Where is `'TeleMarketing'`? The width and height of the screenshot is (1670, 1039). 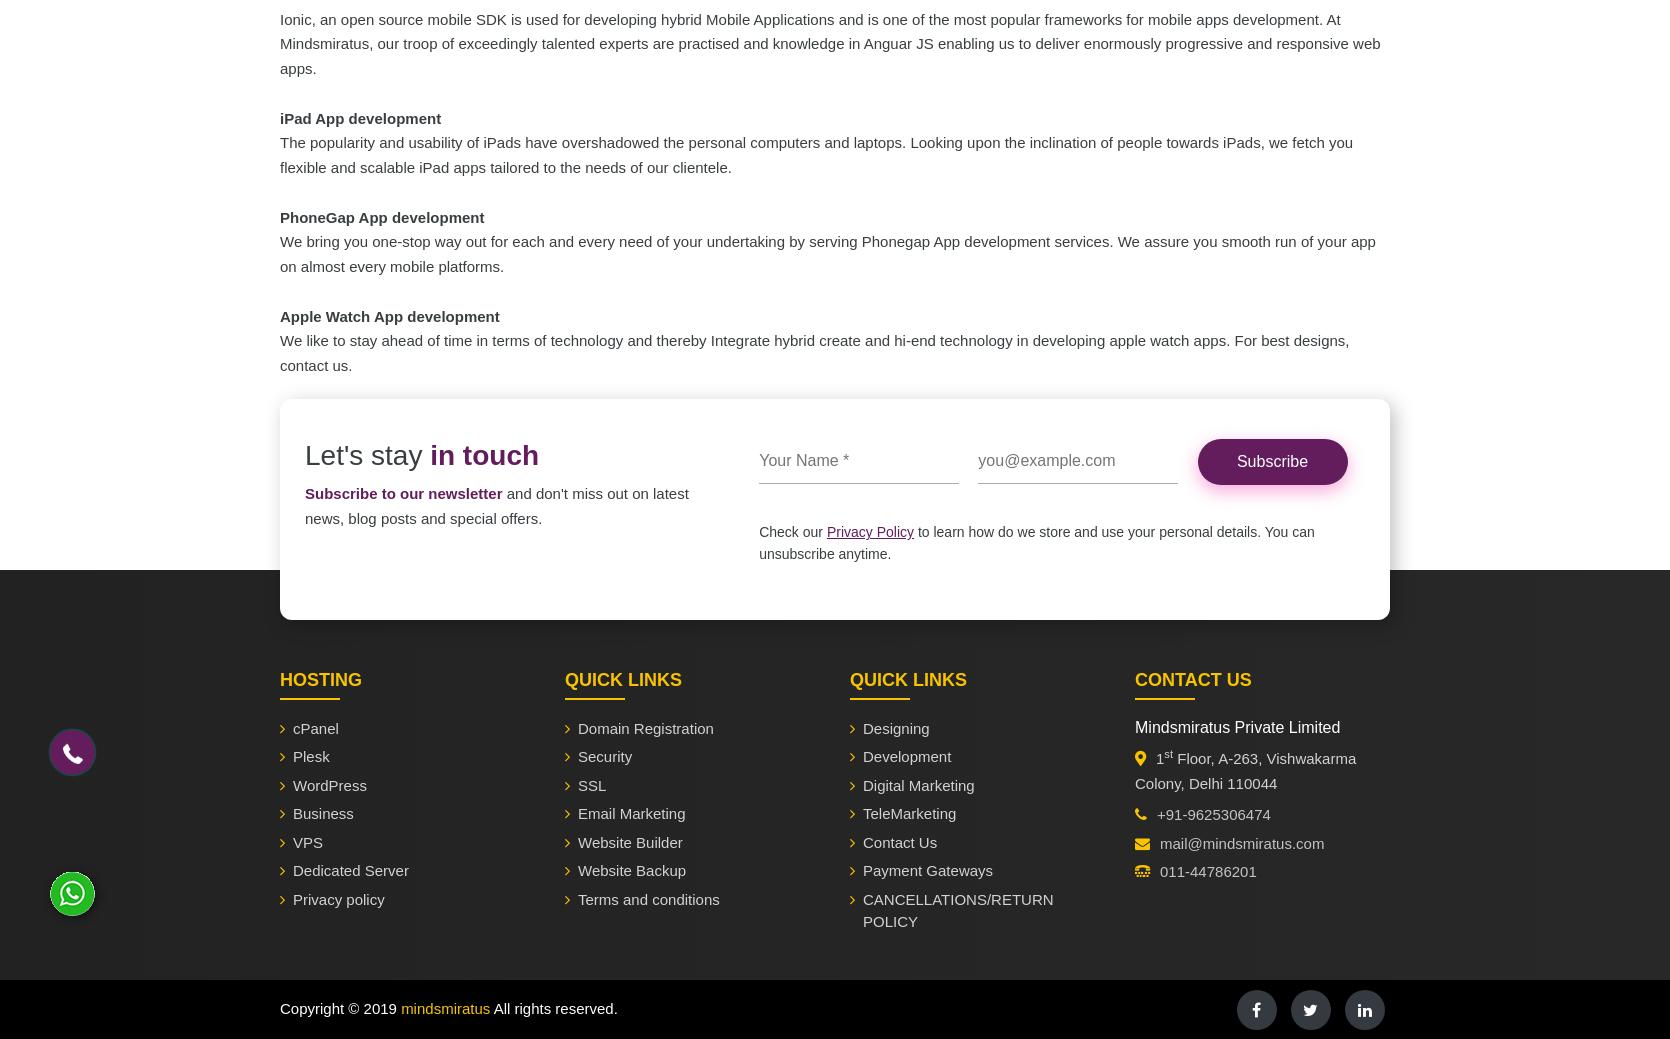 'TeleMarketing' is located at coordinates (909, 812).